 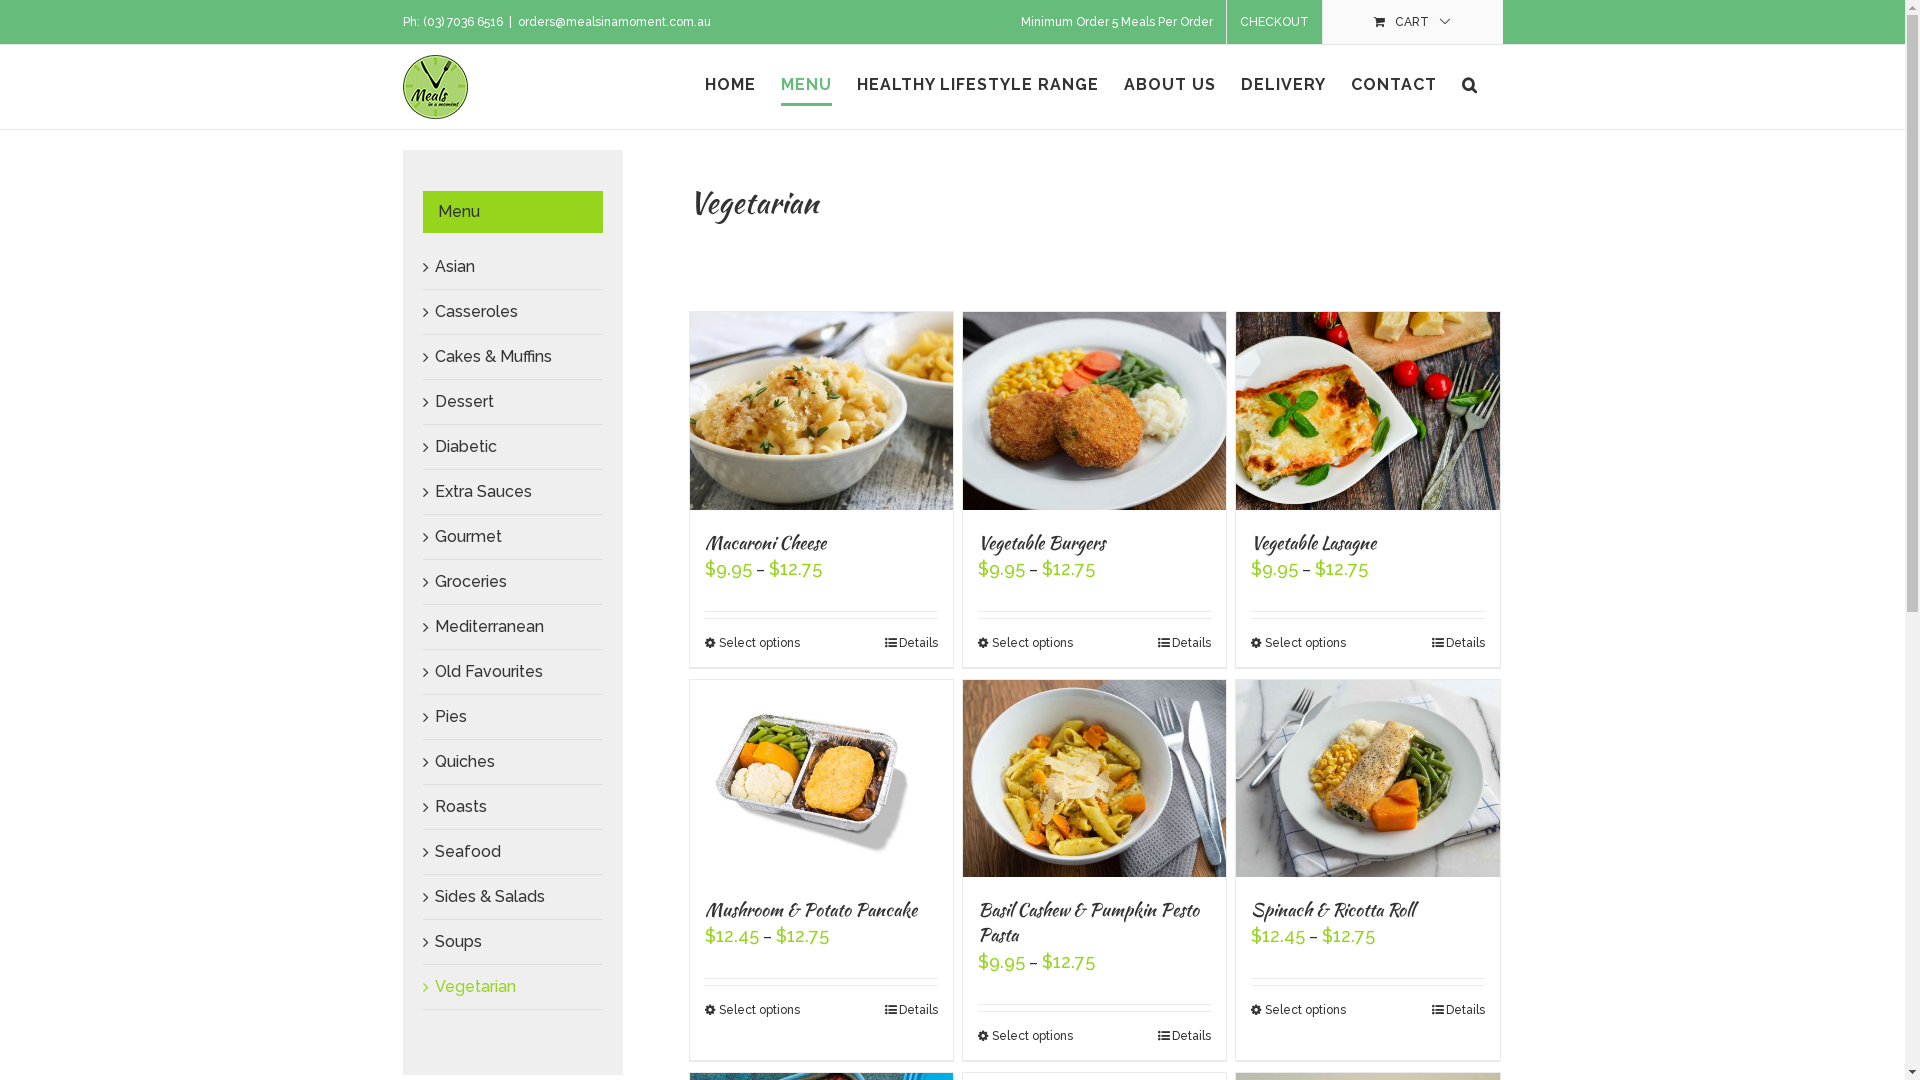 What do you see at coordinates (432, 761) in the screenshot?
I see `'Quiches'` at bounding box center [432, 761].